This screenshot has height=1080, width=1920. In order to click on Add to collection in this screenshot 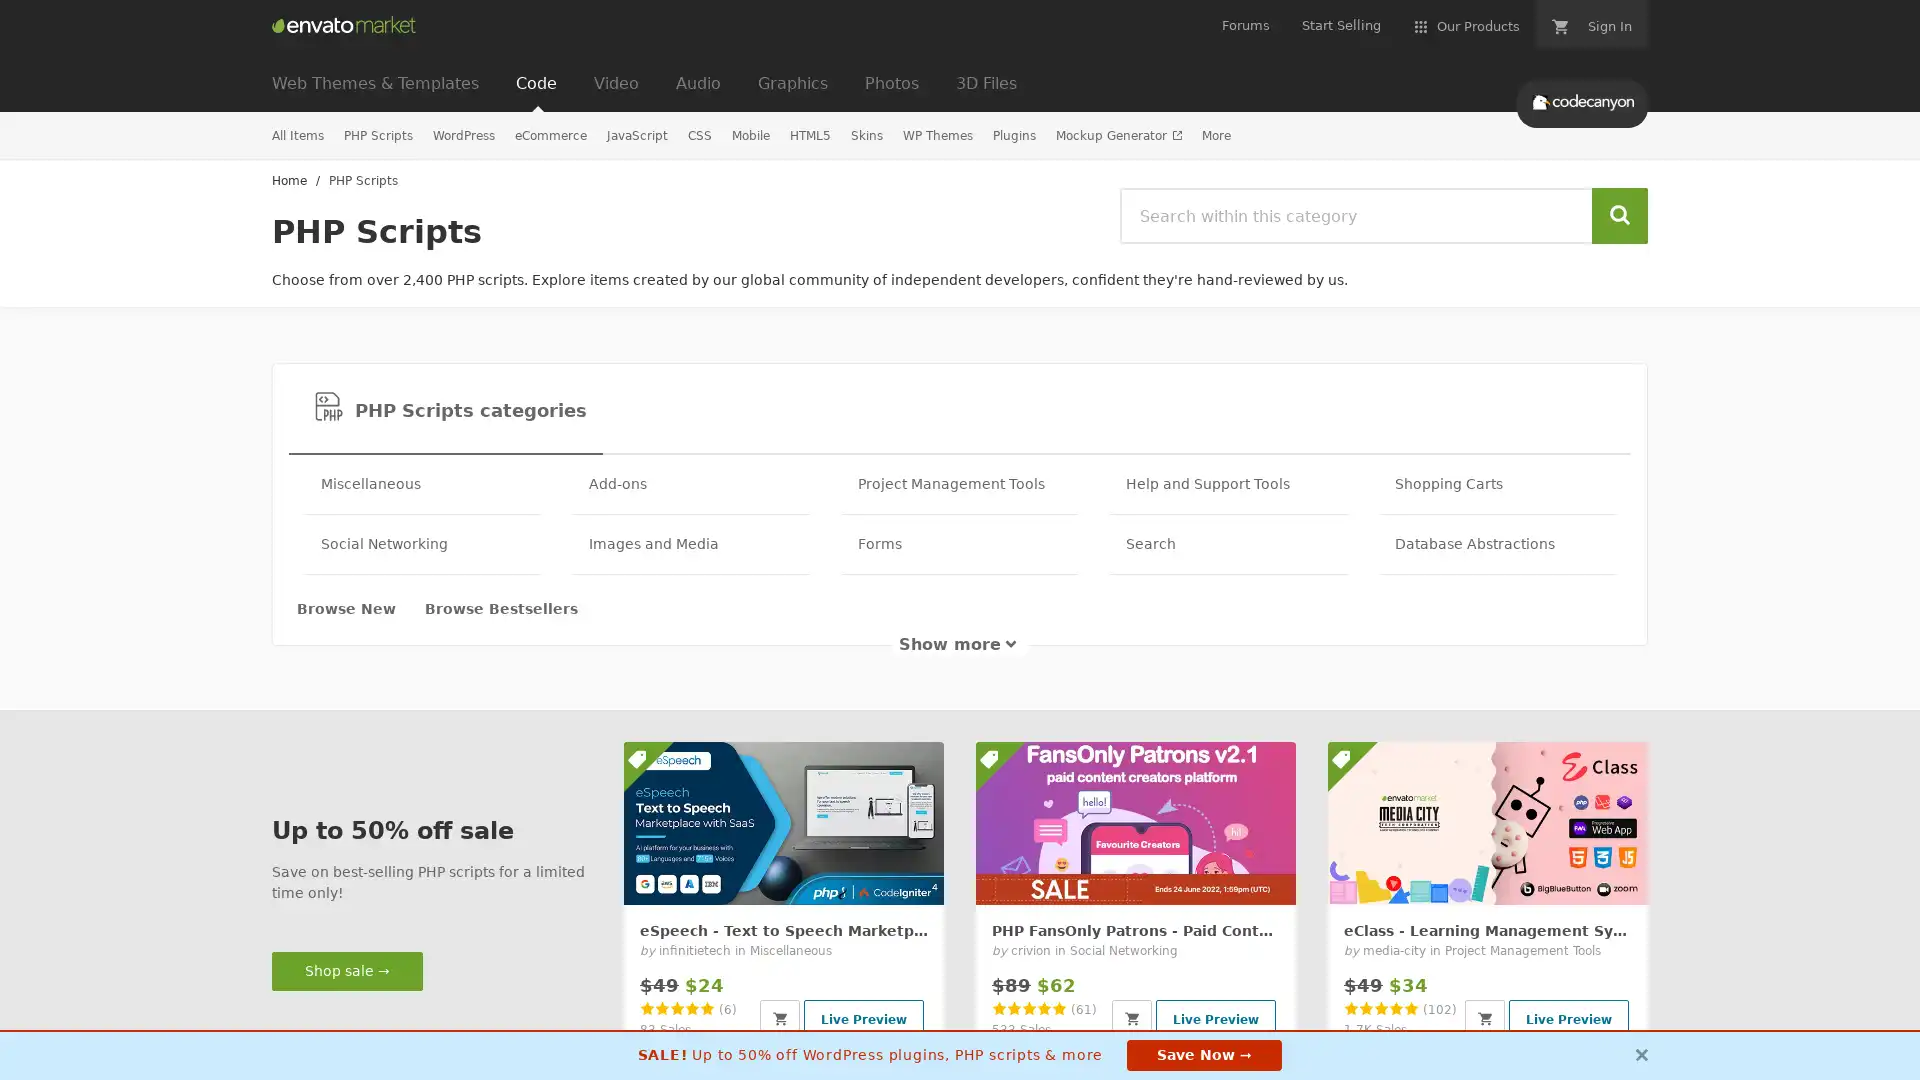, I will do `click(864, 874)`.